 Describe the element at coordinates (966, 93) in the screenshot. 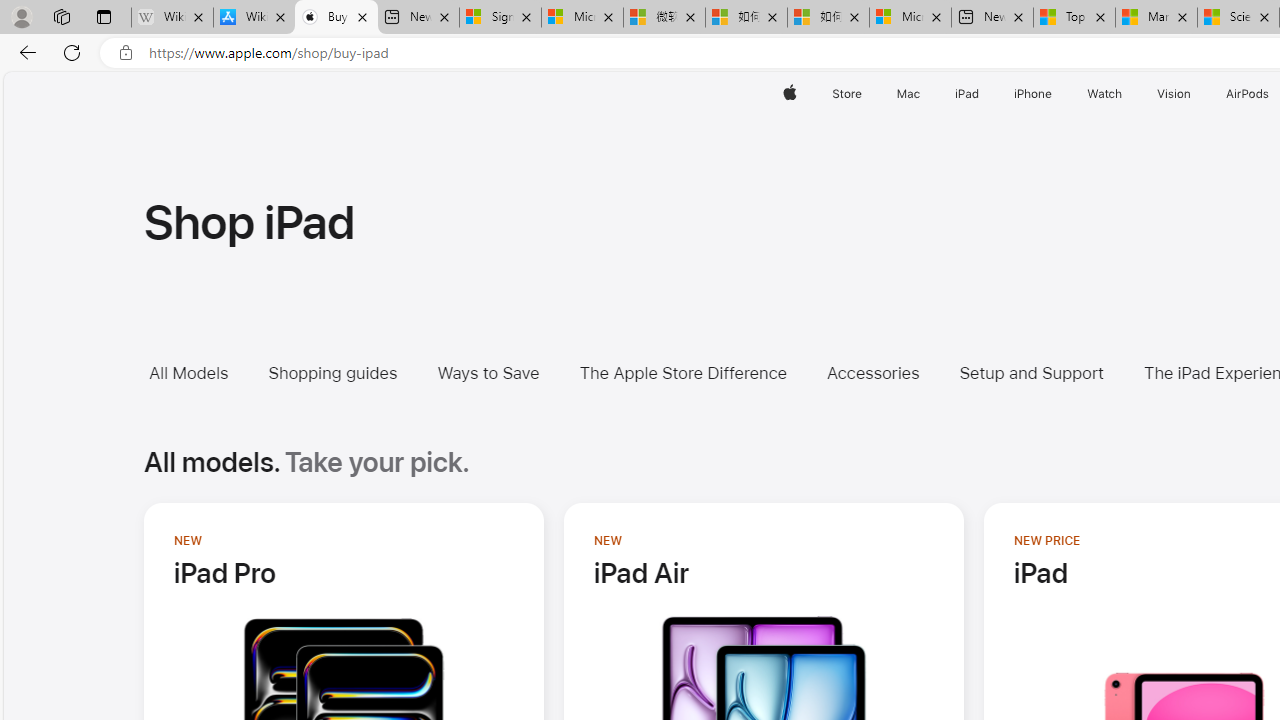

I see `'iPad'` at that location.